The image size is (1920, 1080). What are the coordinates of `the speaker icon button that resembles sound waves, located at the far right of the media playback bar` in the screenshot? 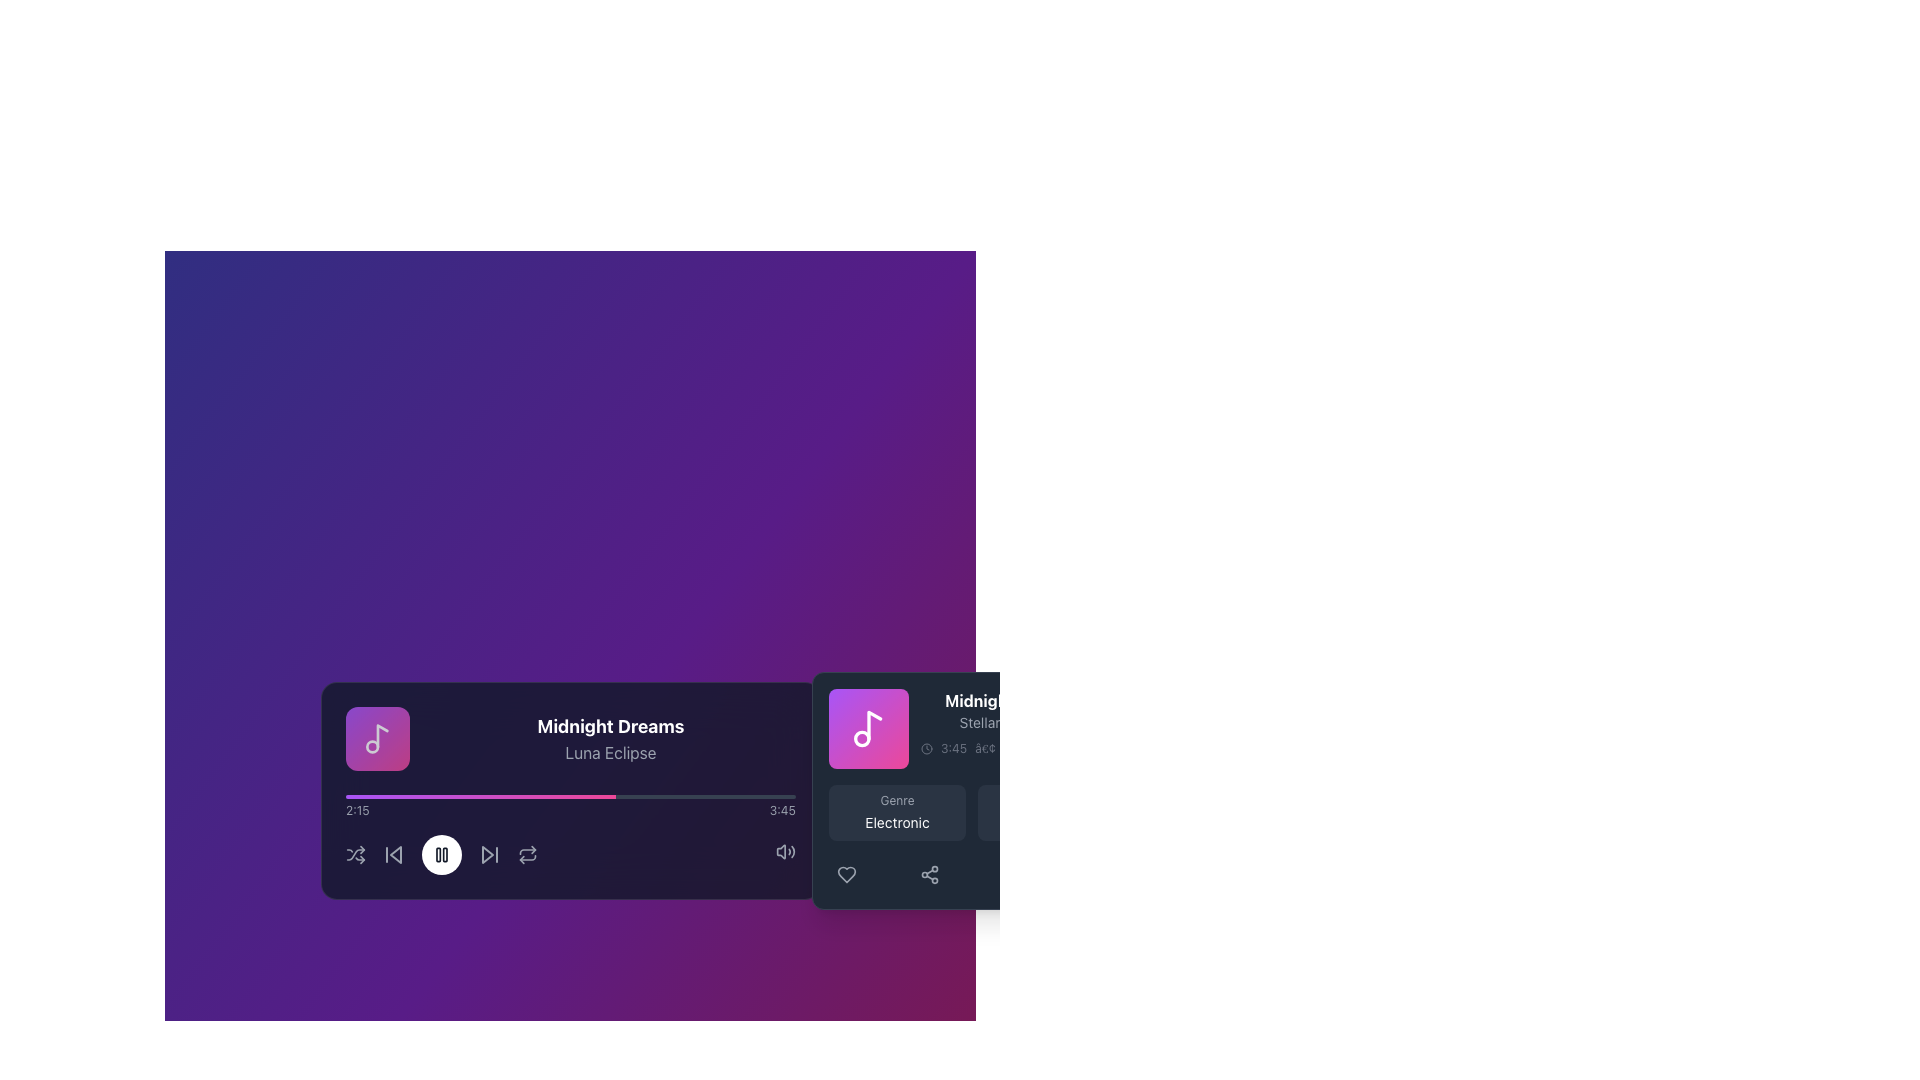 It's located at (784, 855).